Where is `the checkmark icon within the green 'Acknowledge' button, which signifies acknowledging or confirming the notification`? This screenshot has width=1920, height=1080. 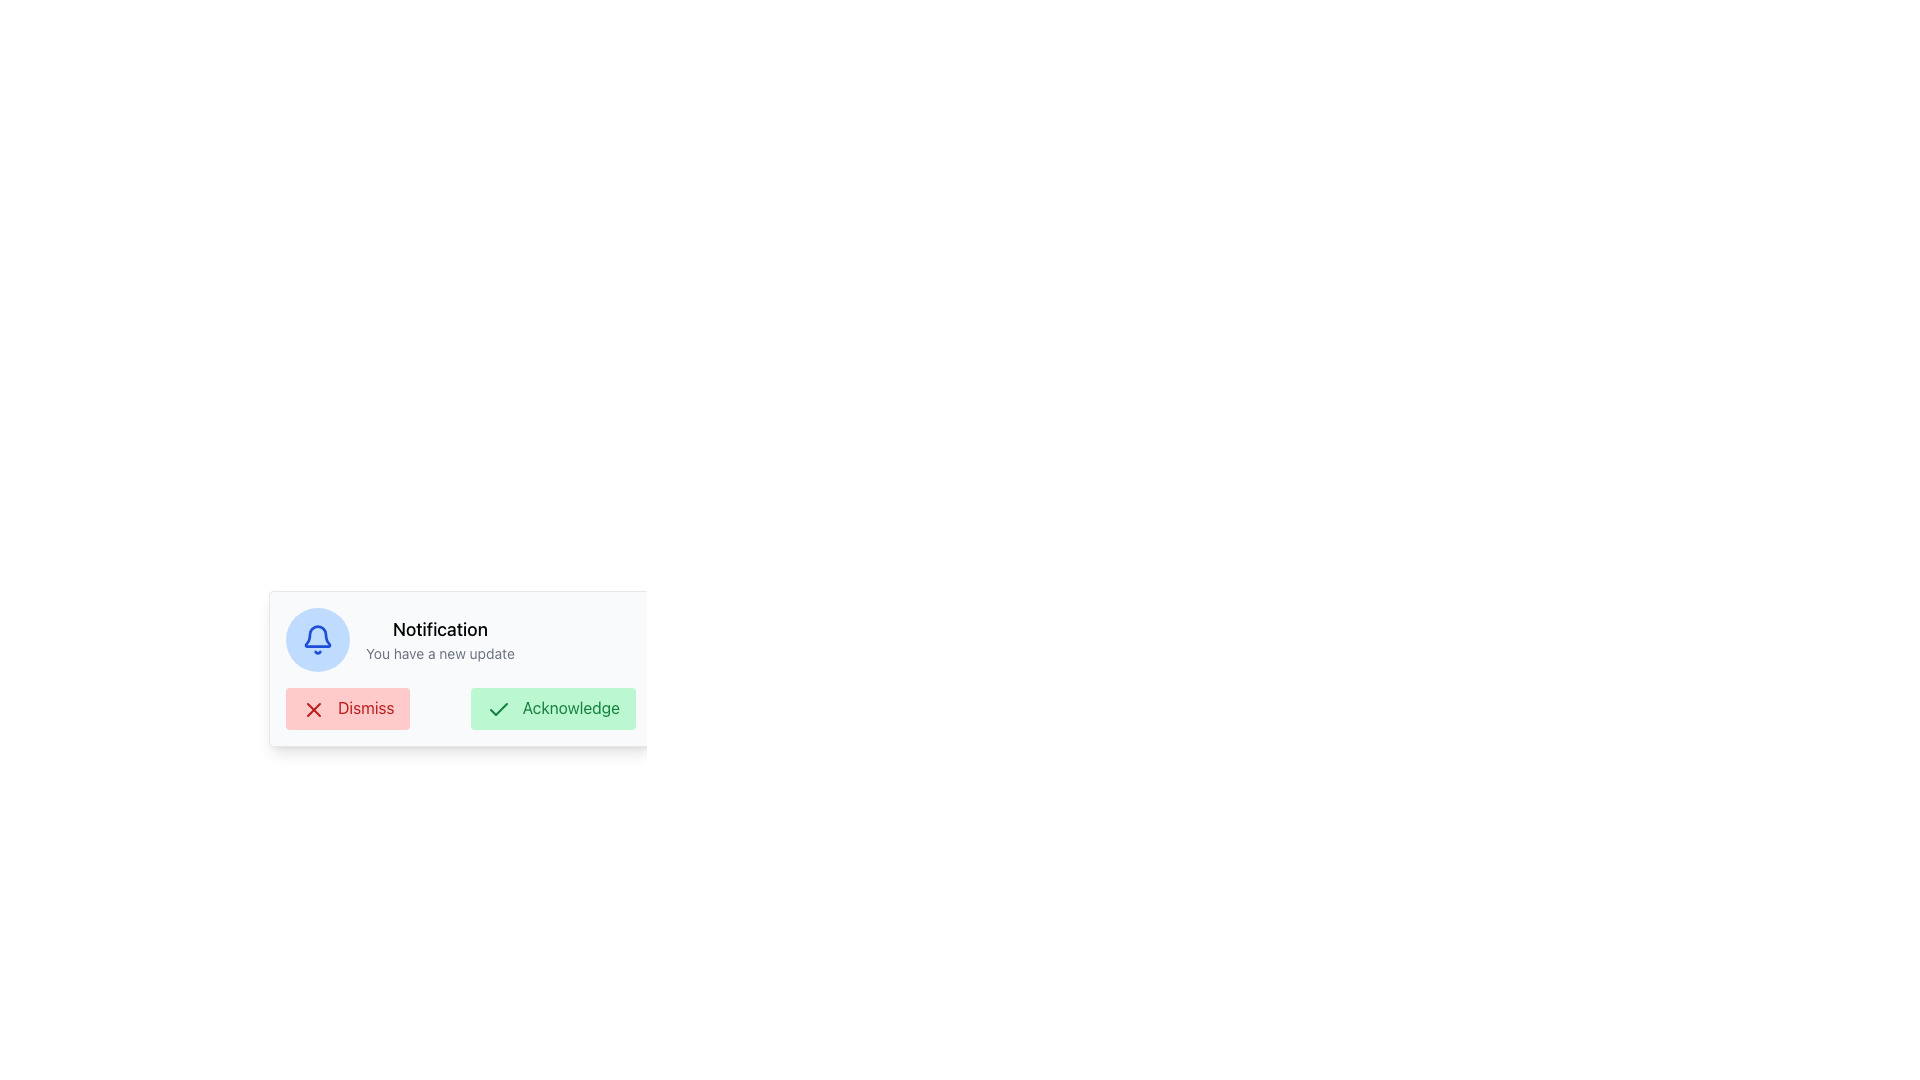
the checkmark icon within the green 'Acknowledge' button, which signifies acknowledging or confirming the notification is located at coordinates (498, 708).